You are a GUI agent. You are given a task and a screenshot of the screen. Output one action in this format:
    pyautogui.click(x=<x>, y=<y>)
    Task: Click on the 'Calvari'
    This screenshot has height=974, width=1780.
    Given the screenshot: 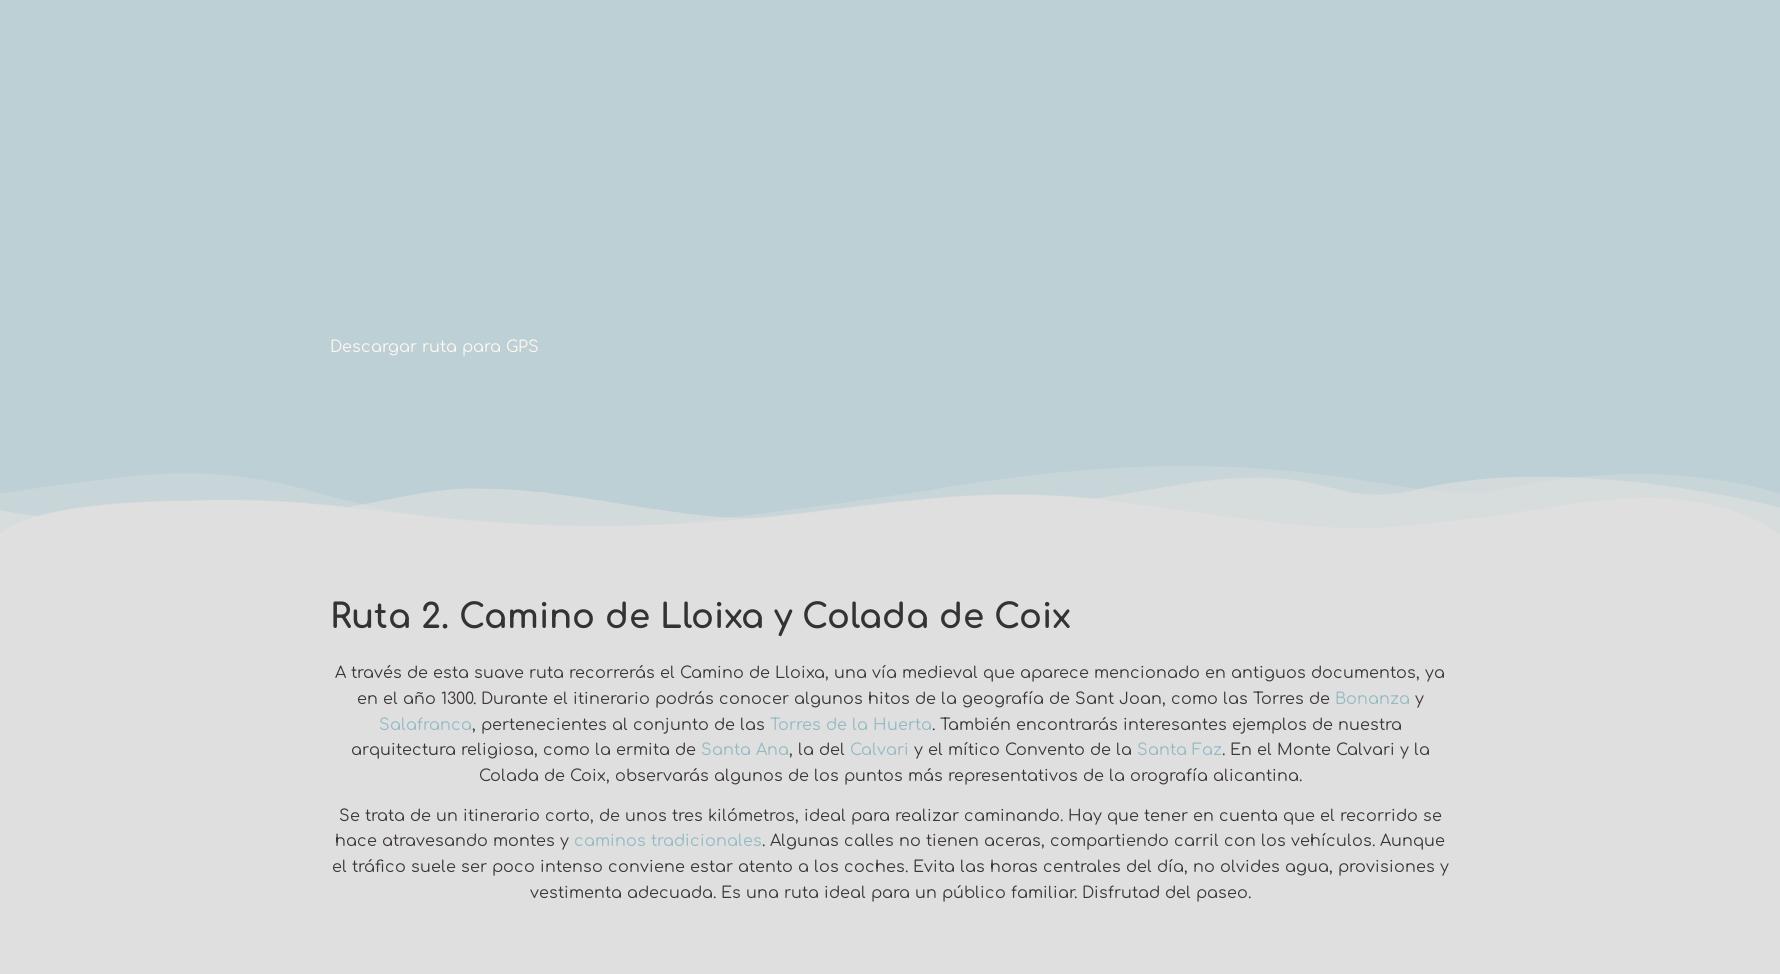 What is the action you would take?
    pyautogui.click(x=877, y=748)
    